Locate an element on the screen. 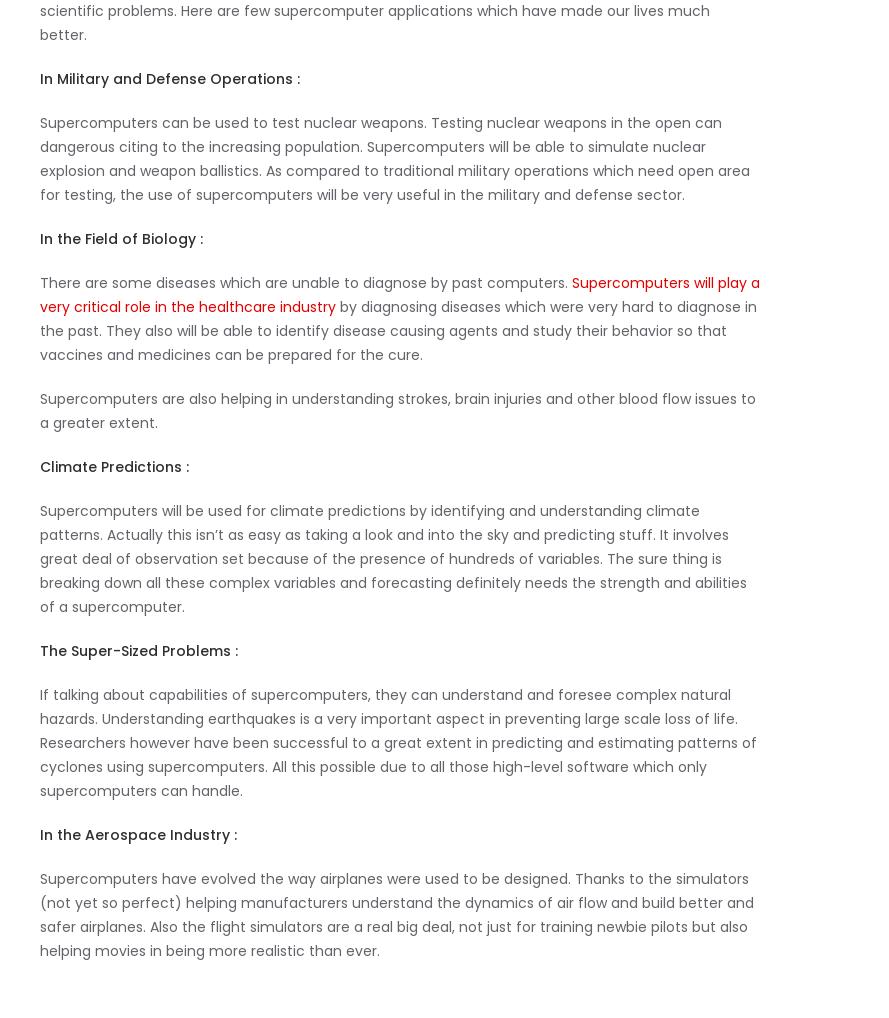 This screenshot has width=889, height=1018. 'Supercomputers will play a very critical role in the healthcare industry' is located at coordinates (399, 293).